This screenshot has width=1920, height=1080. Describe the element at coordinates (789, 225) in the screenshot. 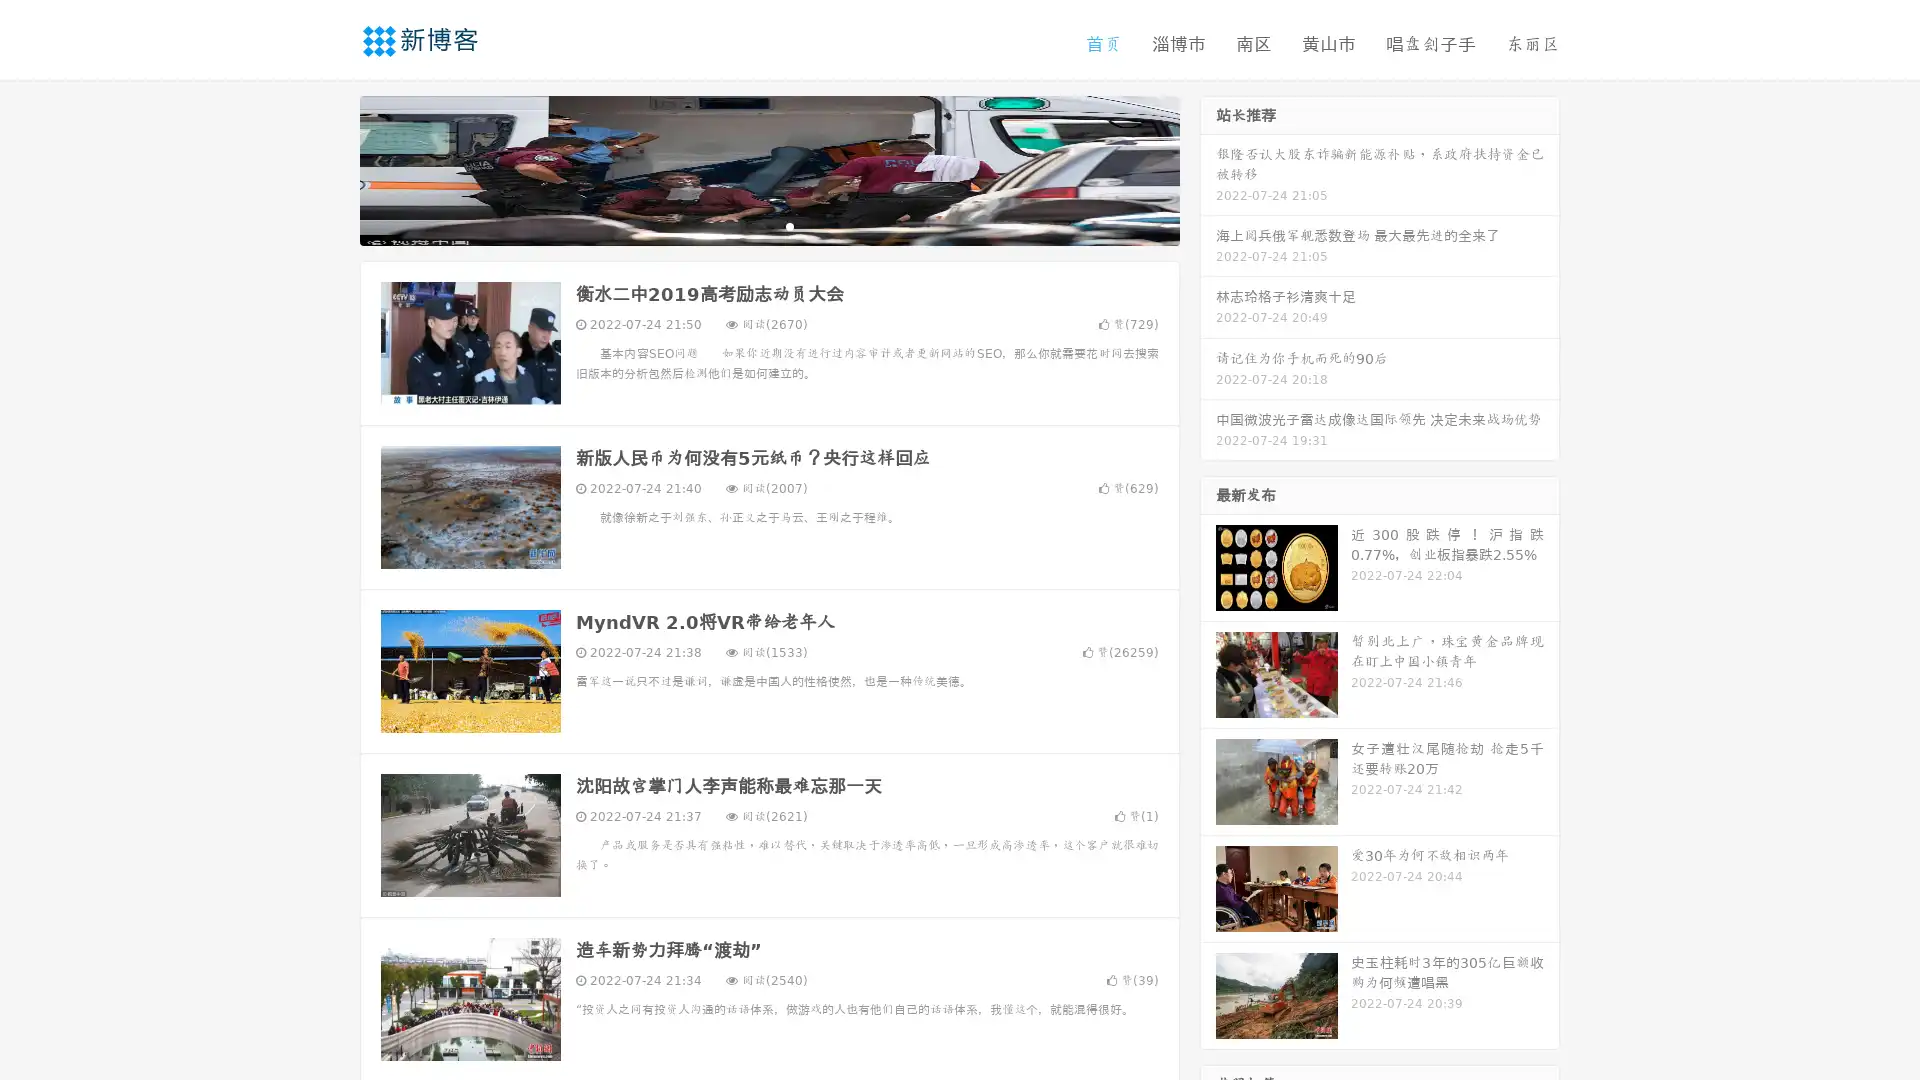

I see `Go to slide 3` at that location.